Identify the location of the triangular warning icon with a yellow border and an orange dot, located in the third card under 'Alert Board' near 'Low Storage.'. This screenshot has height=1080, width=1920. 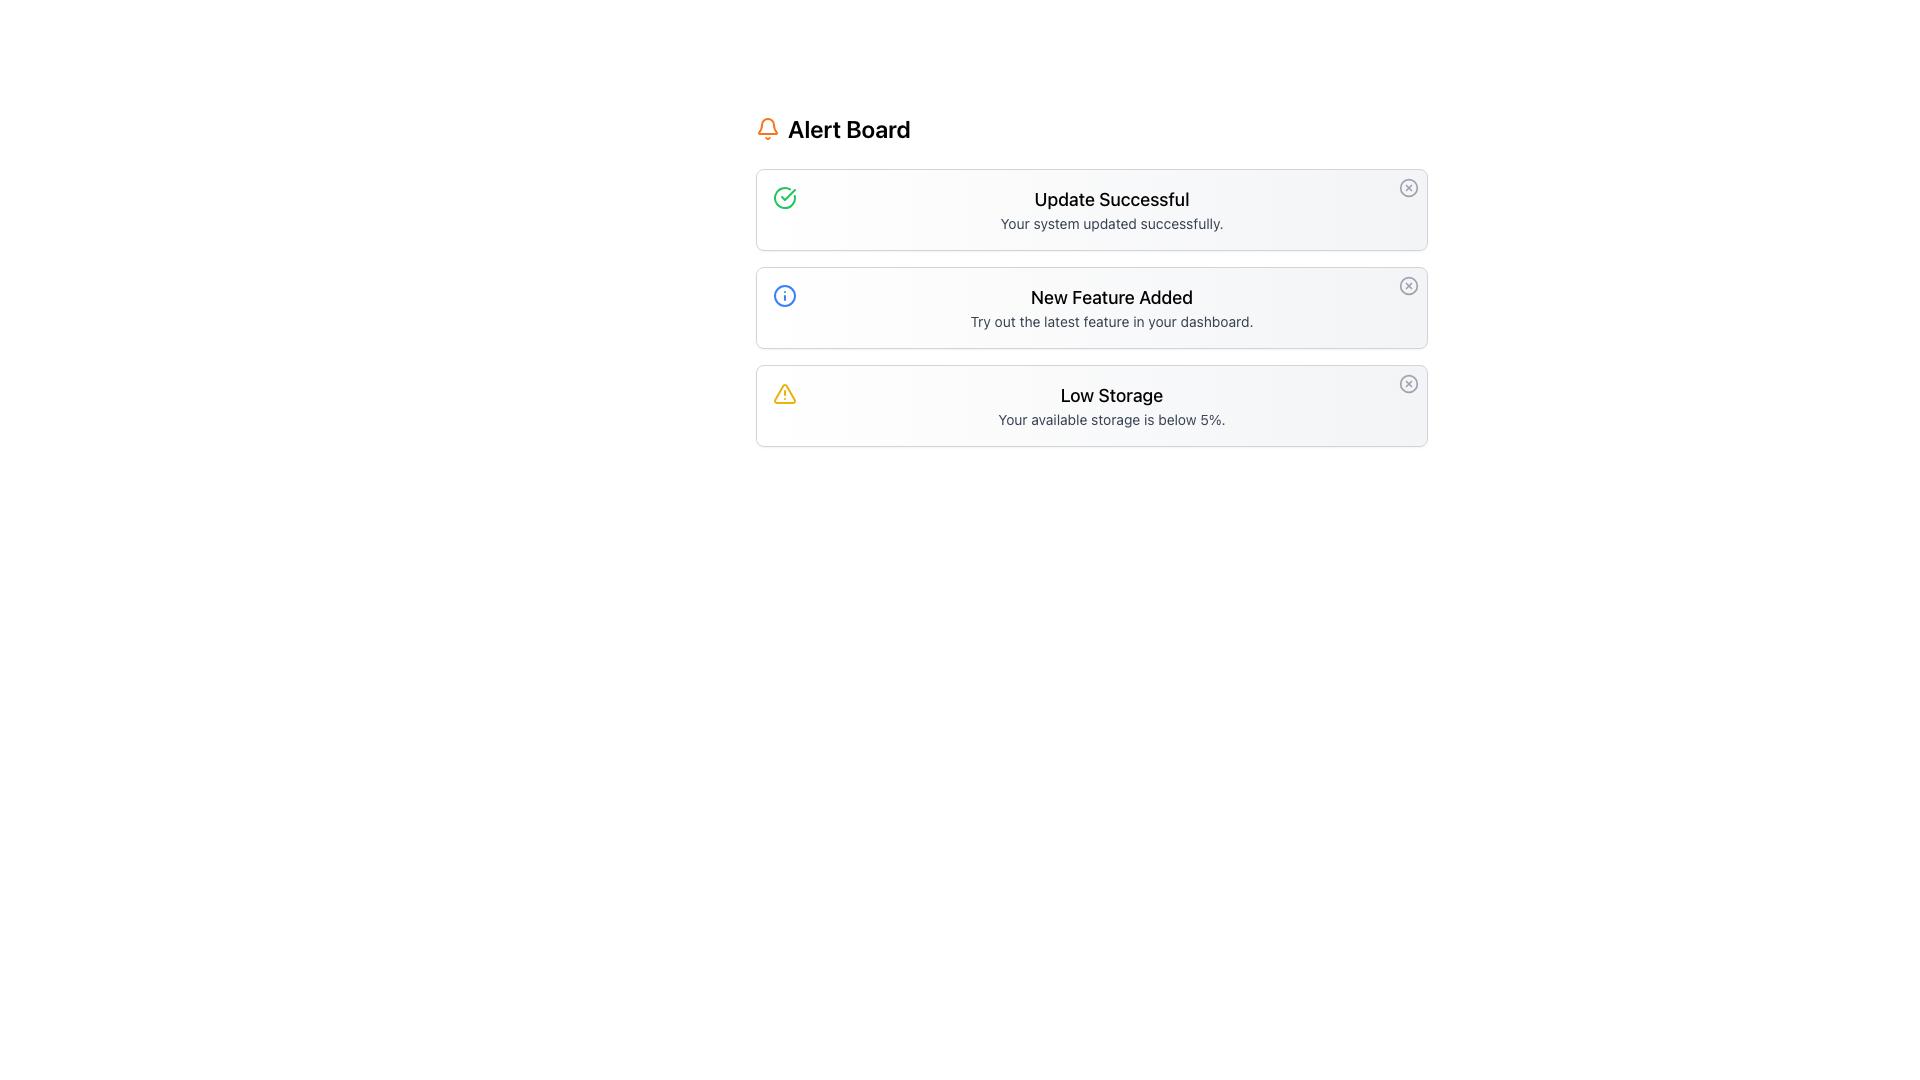
(783, 393).